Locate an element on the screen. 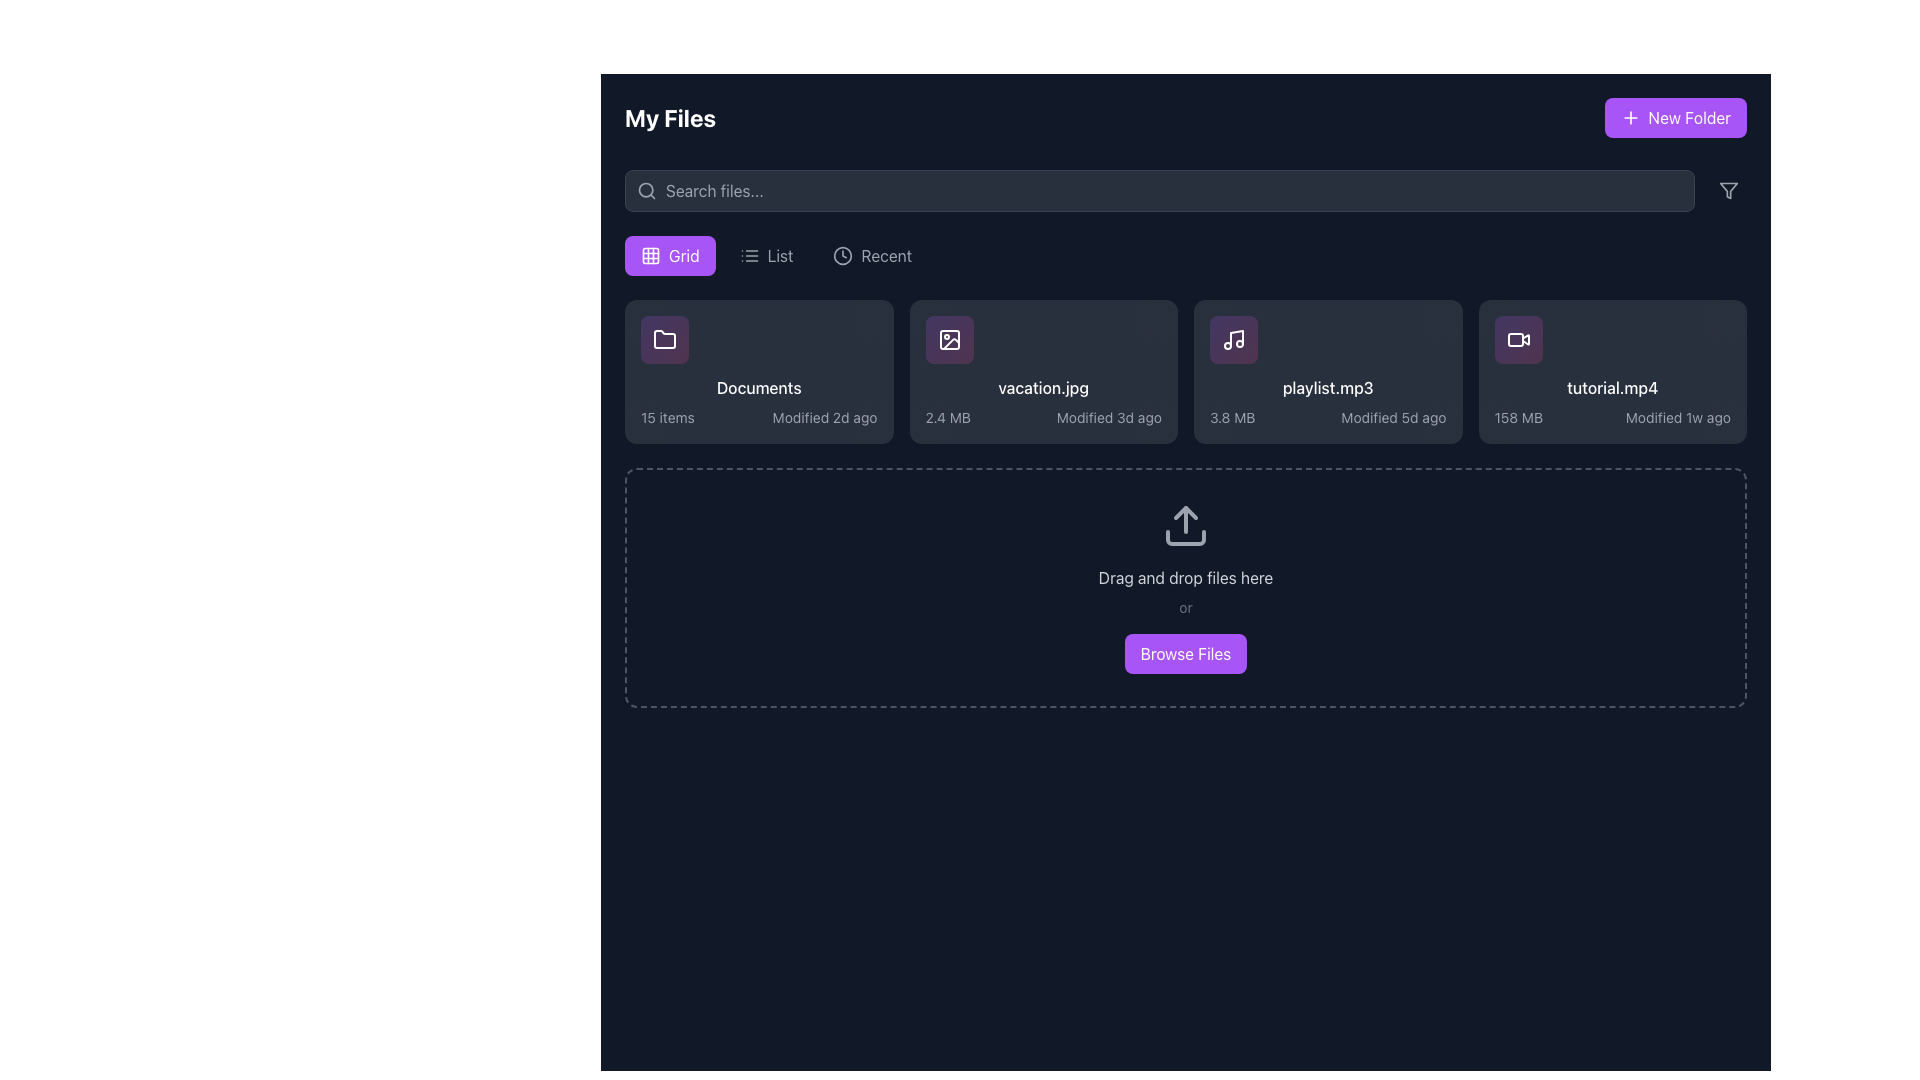  the button located at the bottom center of the bordered area labeled 'Drag and drop files here or Browse Files' to observe its hover effect is located at coordinates (1185, 654).